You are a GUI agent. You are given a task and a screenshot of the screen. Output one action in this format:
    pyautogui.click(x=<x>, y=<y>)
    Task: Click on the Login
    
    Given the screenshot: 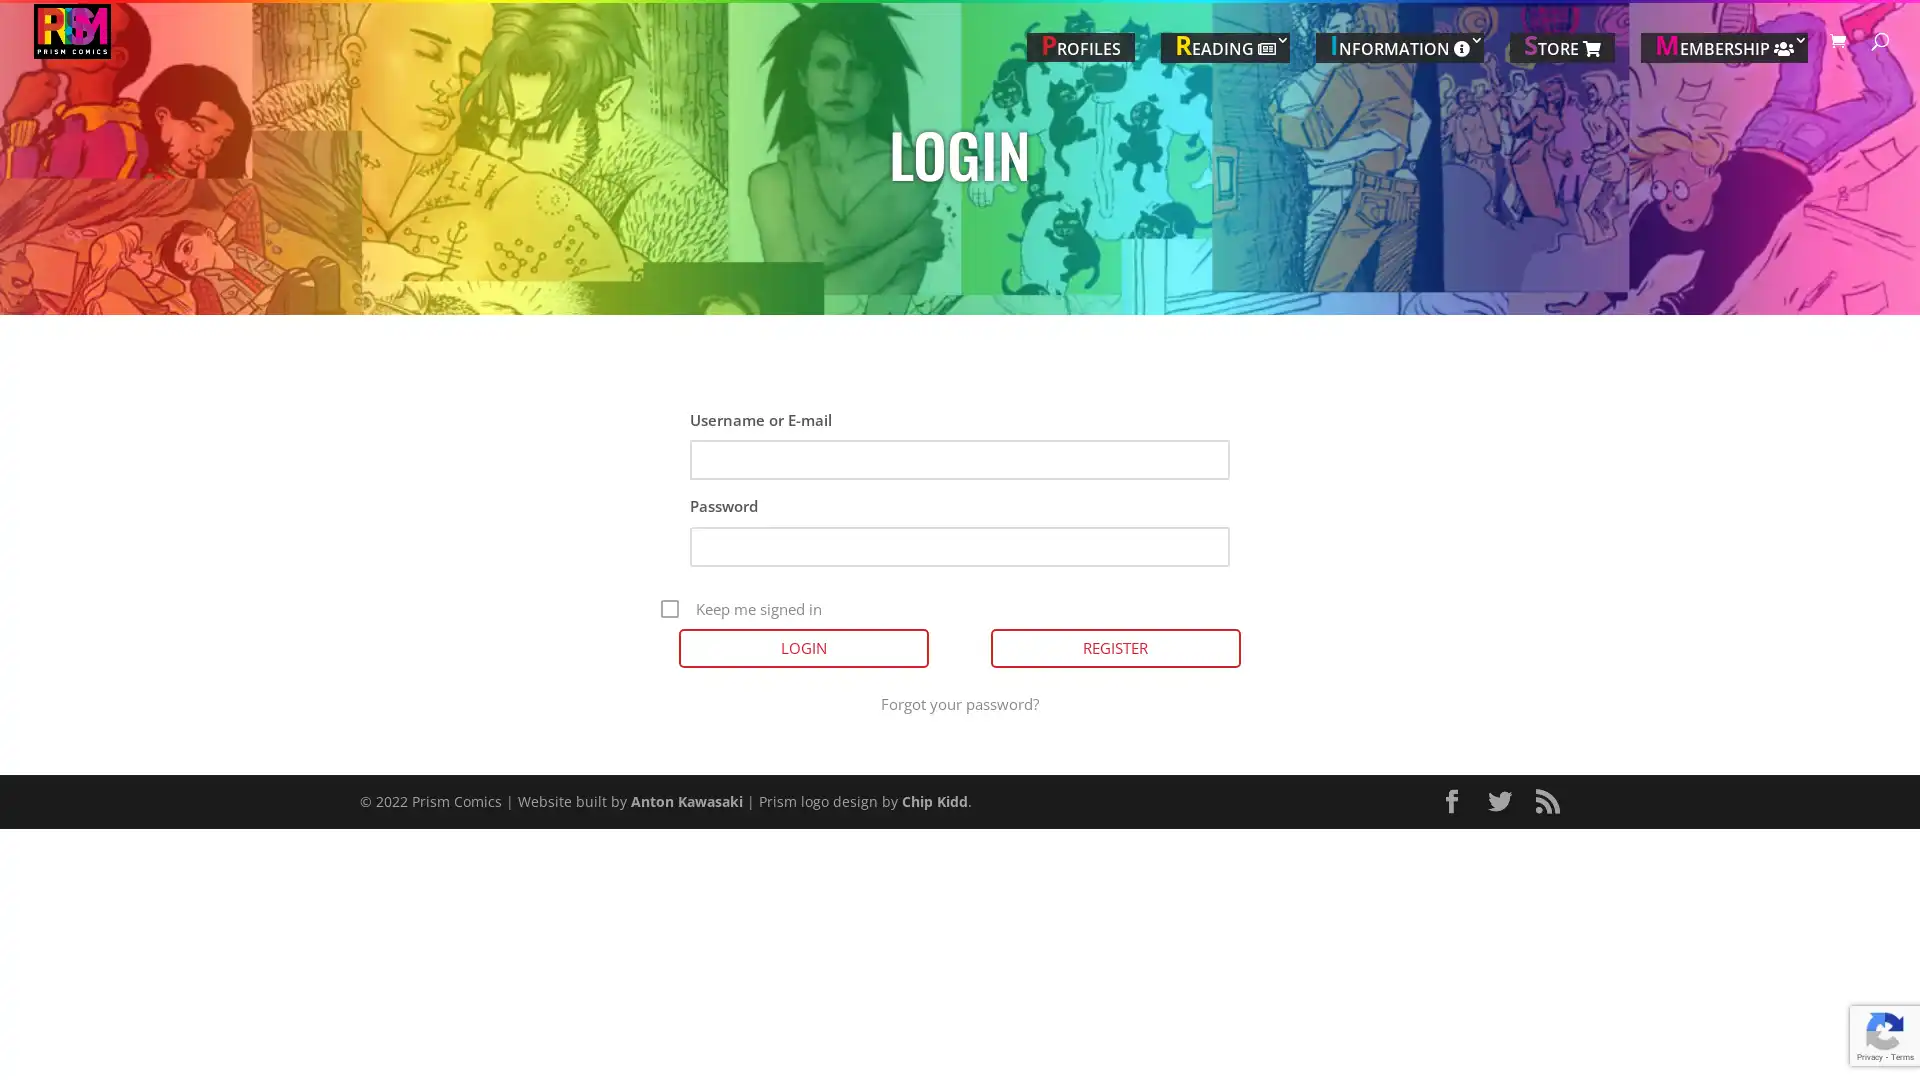 What is the action you would take?
    pyautogui.click(x=802, y=648)
    